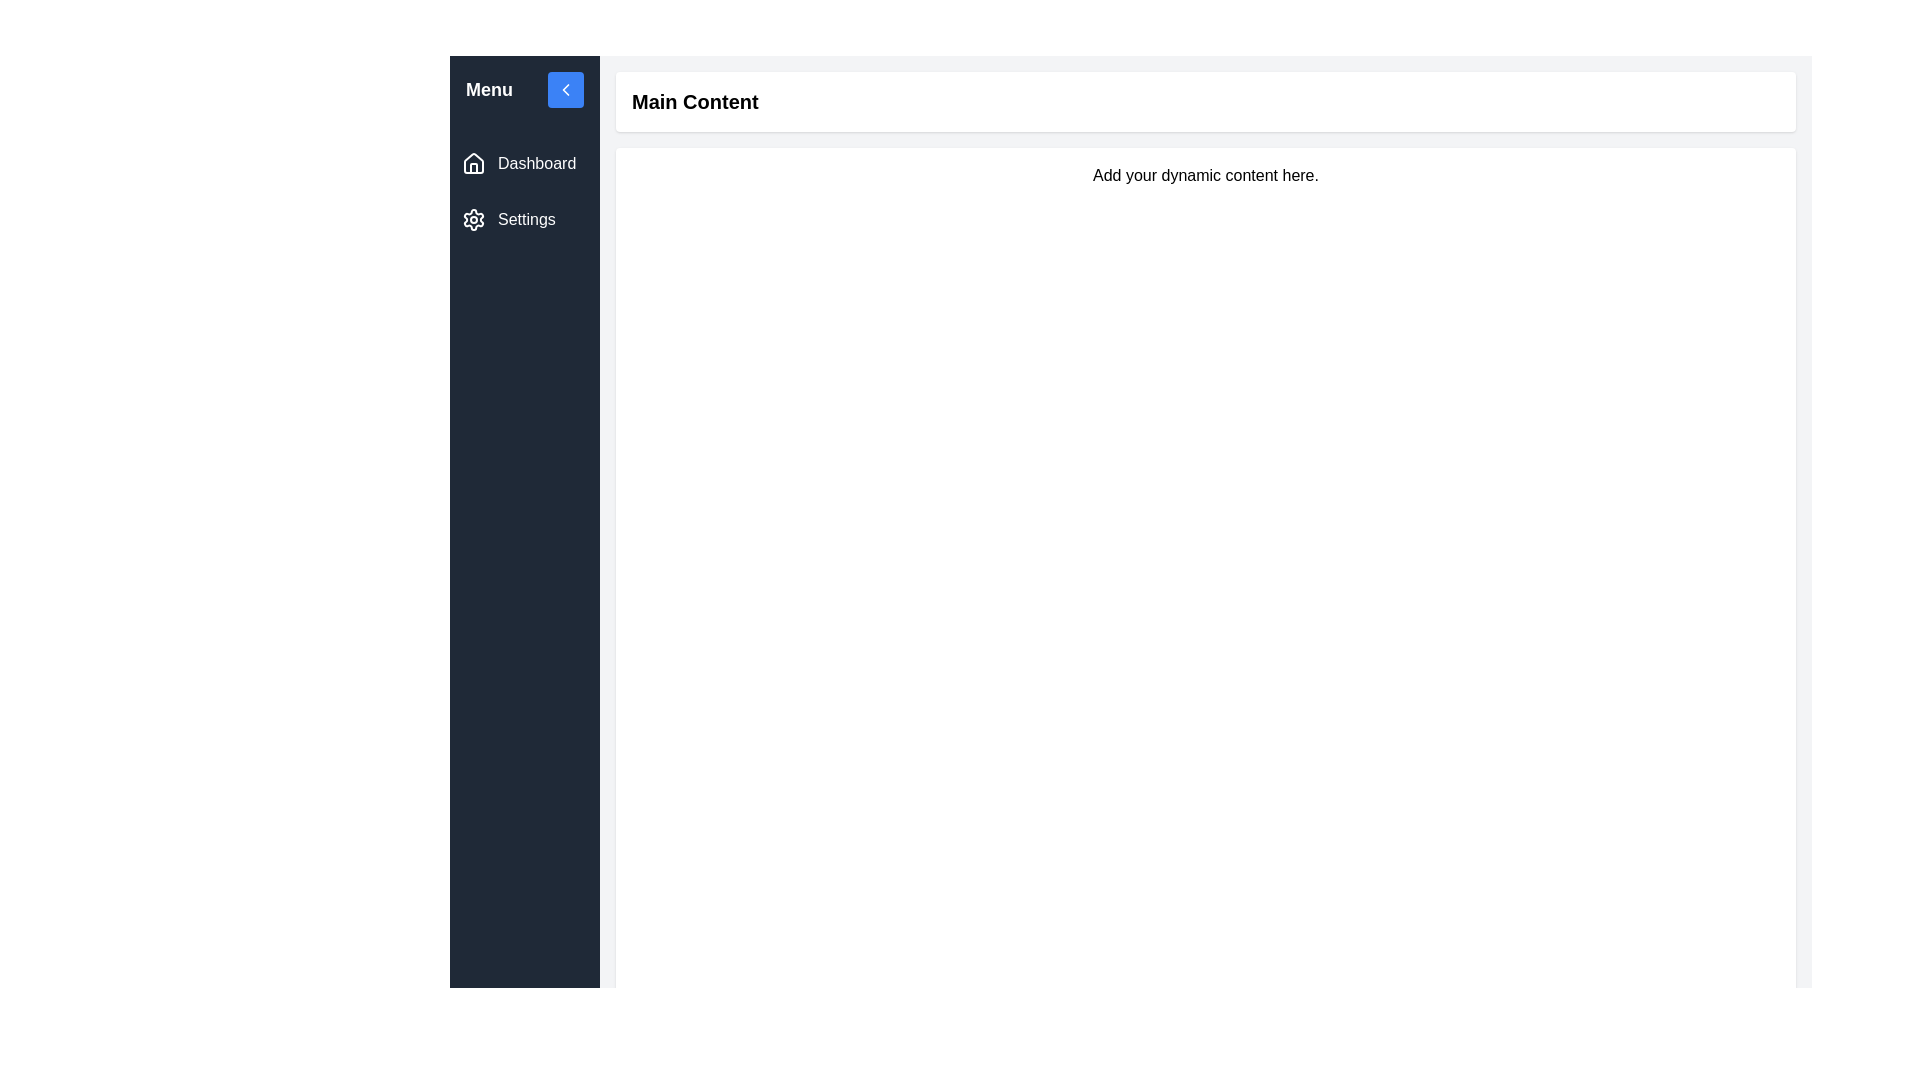  Describe the element at coordinates (473, 219) in the screenshot. I see `the cogwheel icon in the sidebar menu` at that location.